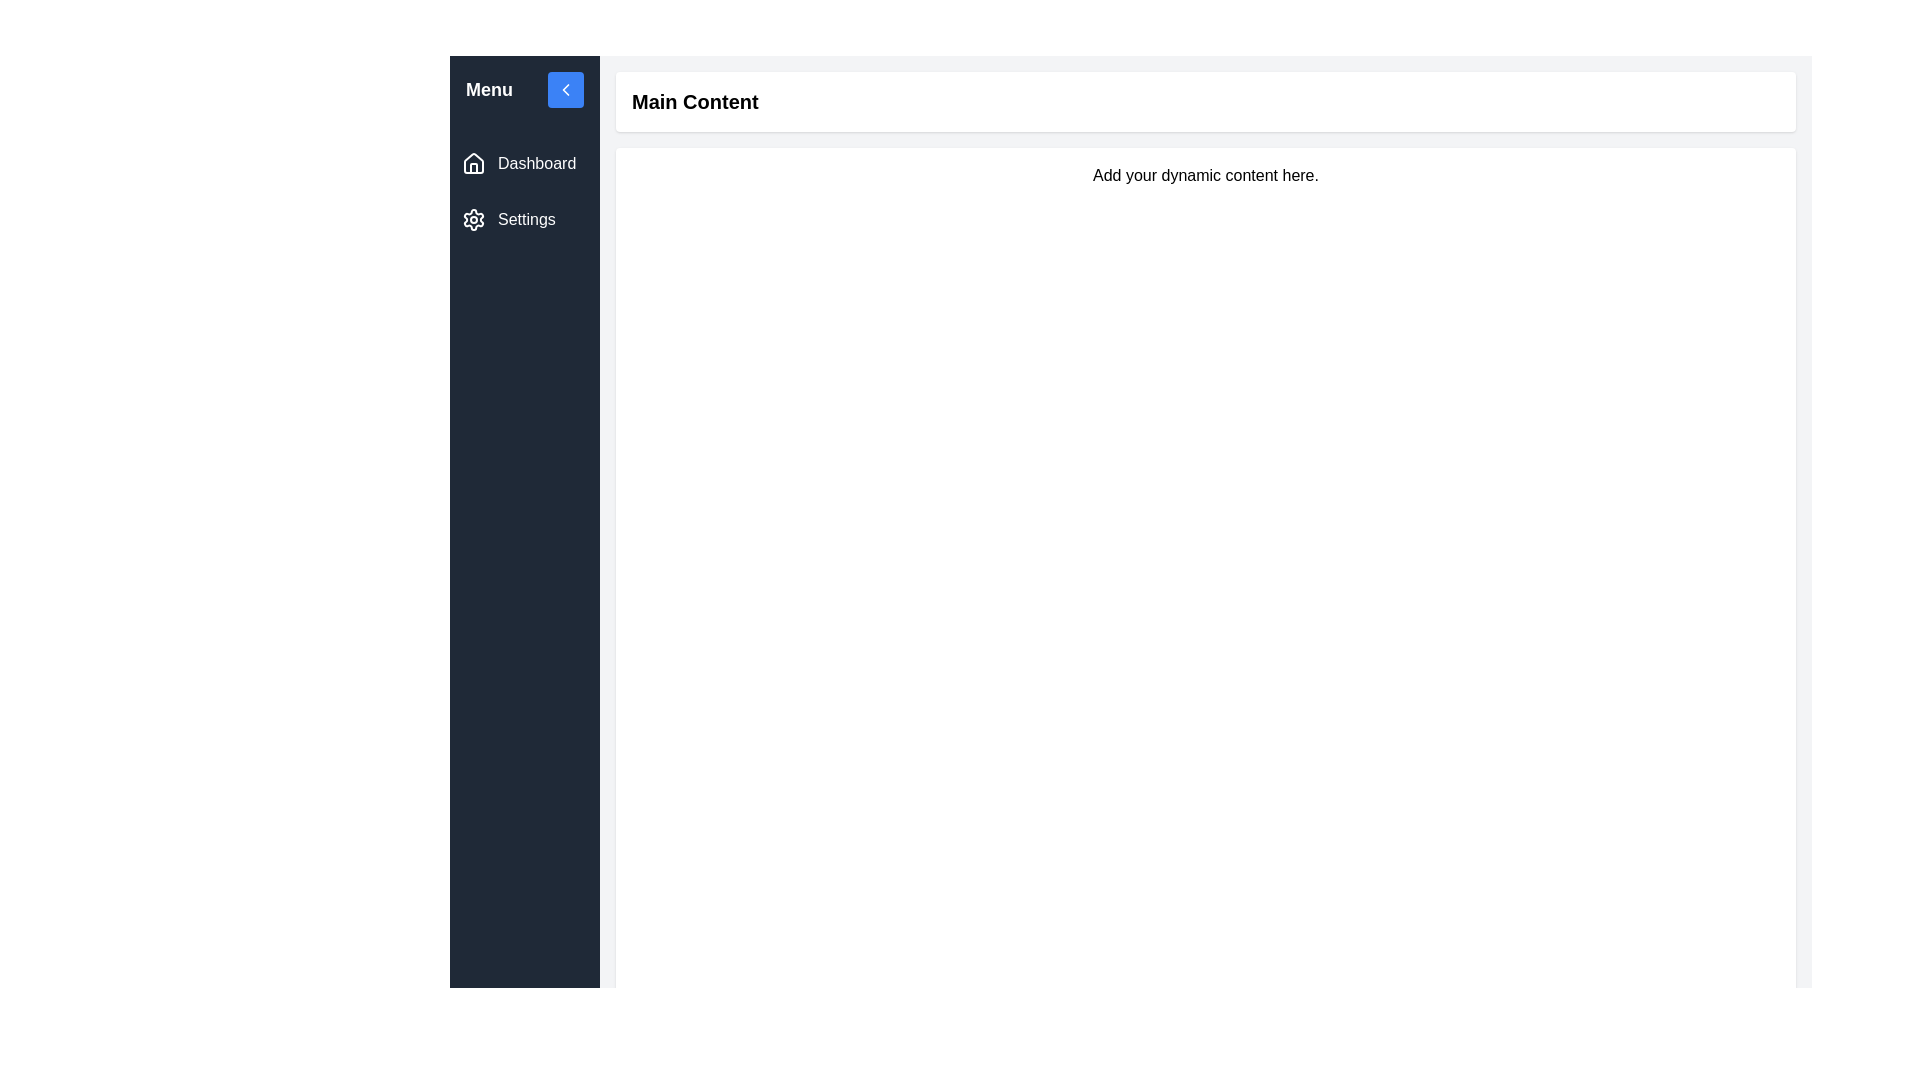  Describe the element at coordinates (473, 219) in the screenshot. I see `the cogwheel icon in the sidebar menu` at that location.